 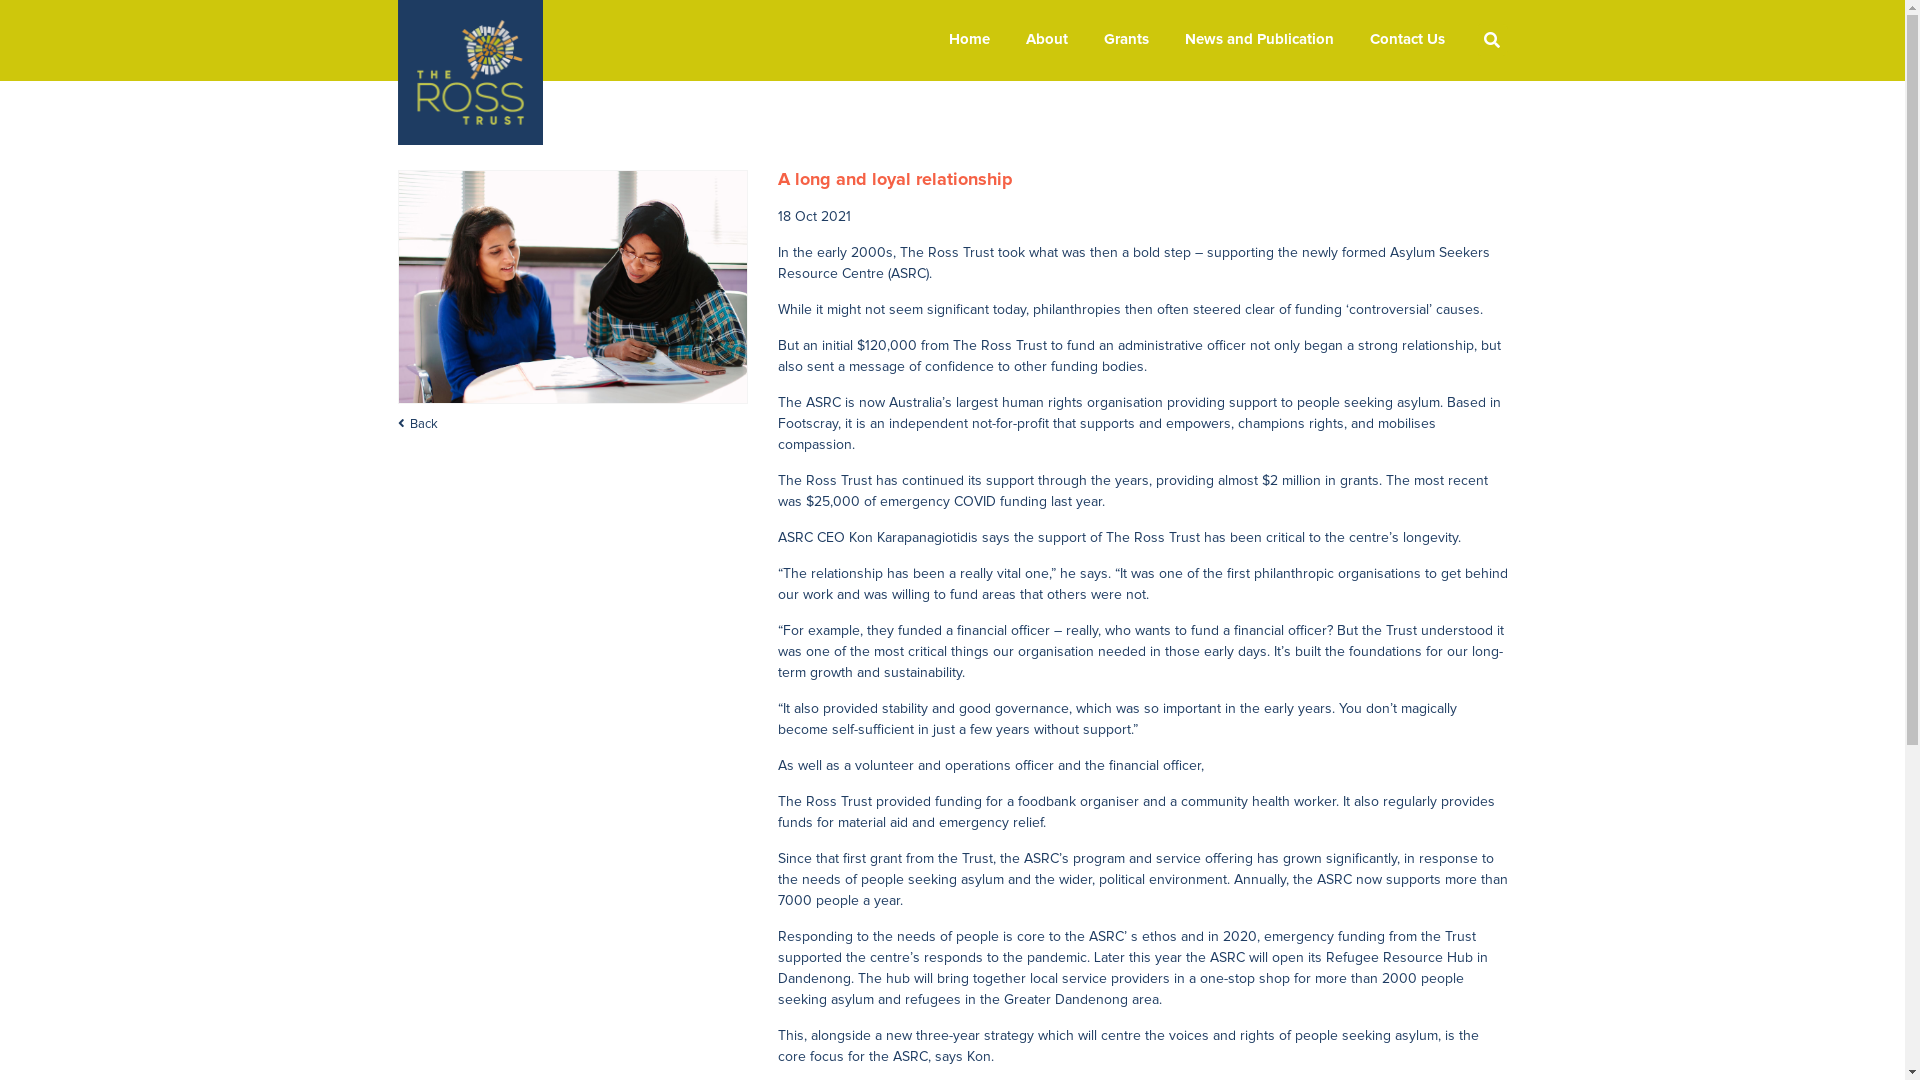 I want to click on 'Home', so click(x=968, y=40).